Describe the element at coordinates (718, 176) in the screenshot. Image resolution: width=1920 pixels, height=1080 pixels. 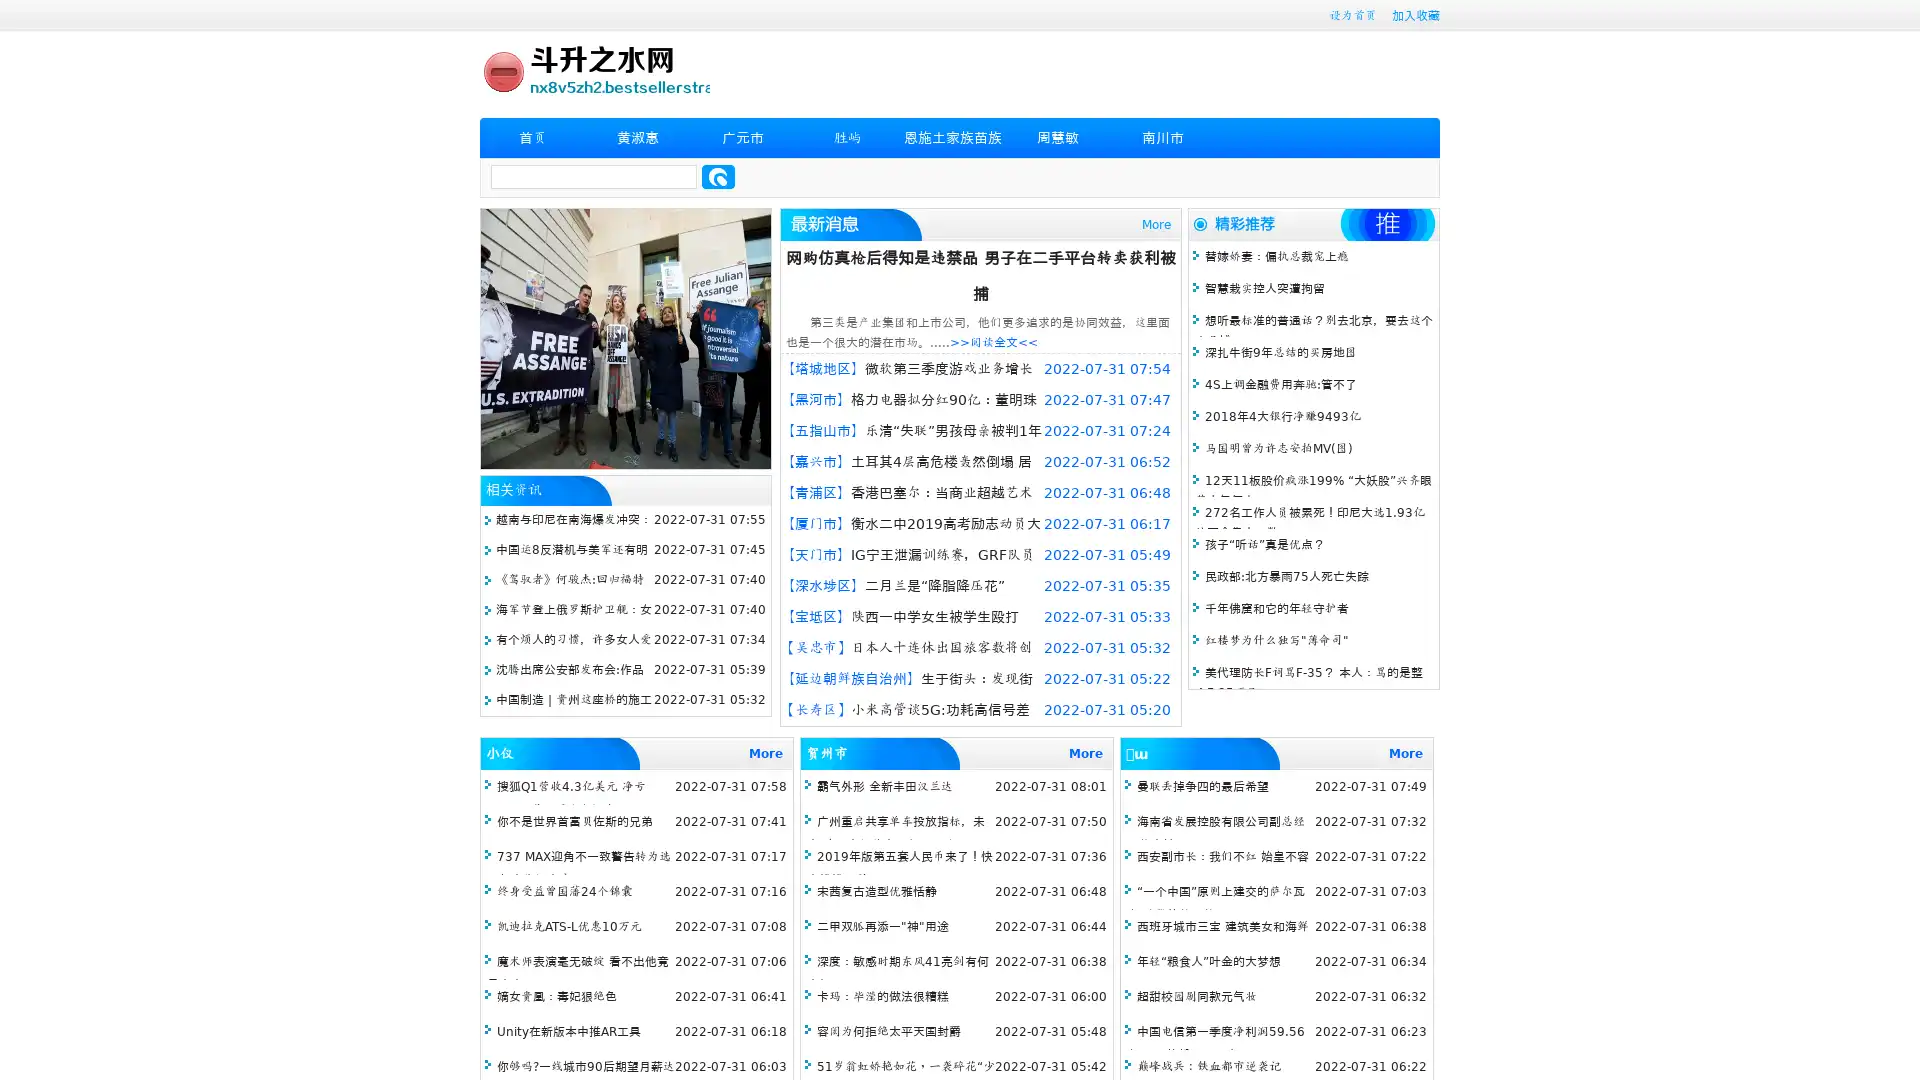
I see `Search` at that location.